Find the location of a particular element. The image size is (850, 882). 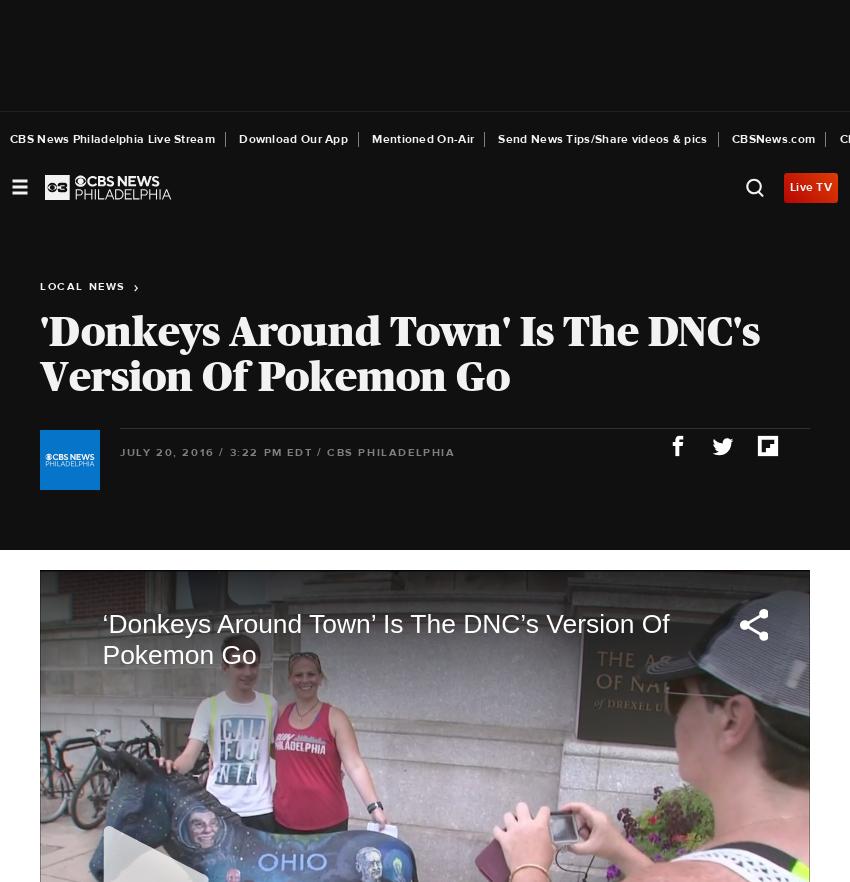

''Donkeys Around Town' Is The DNC's Version Of Pokemon Go' is located at coordinates (400, 352).